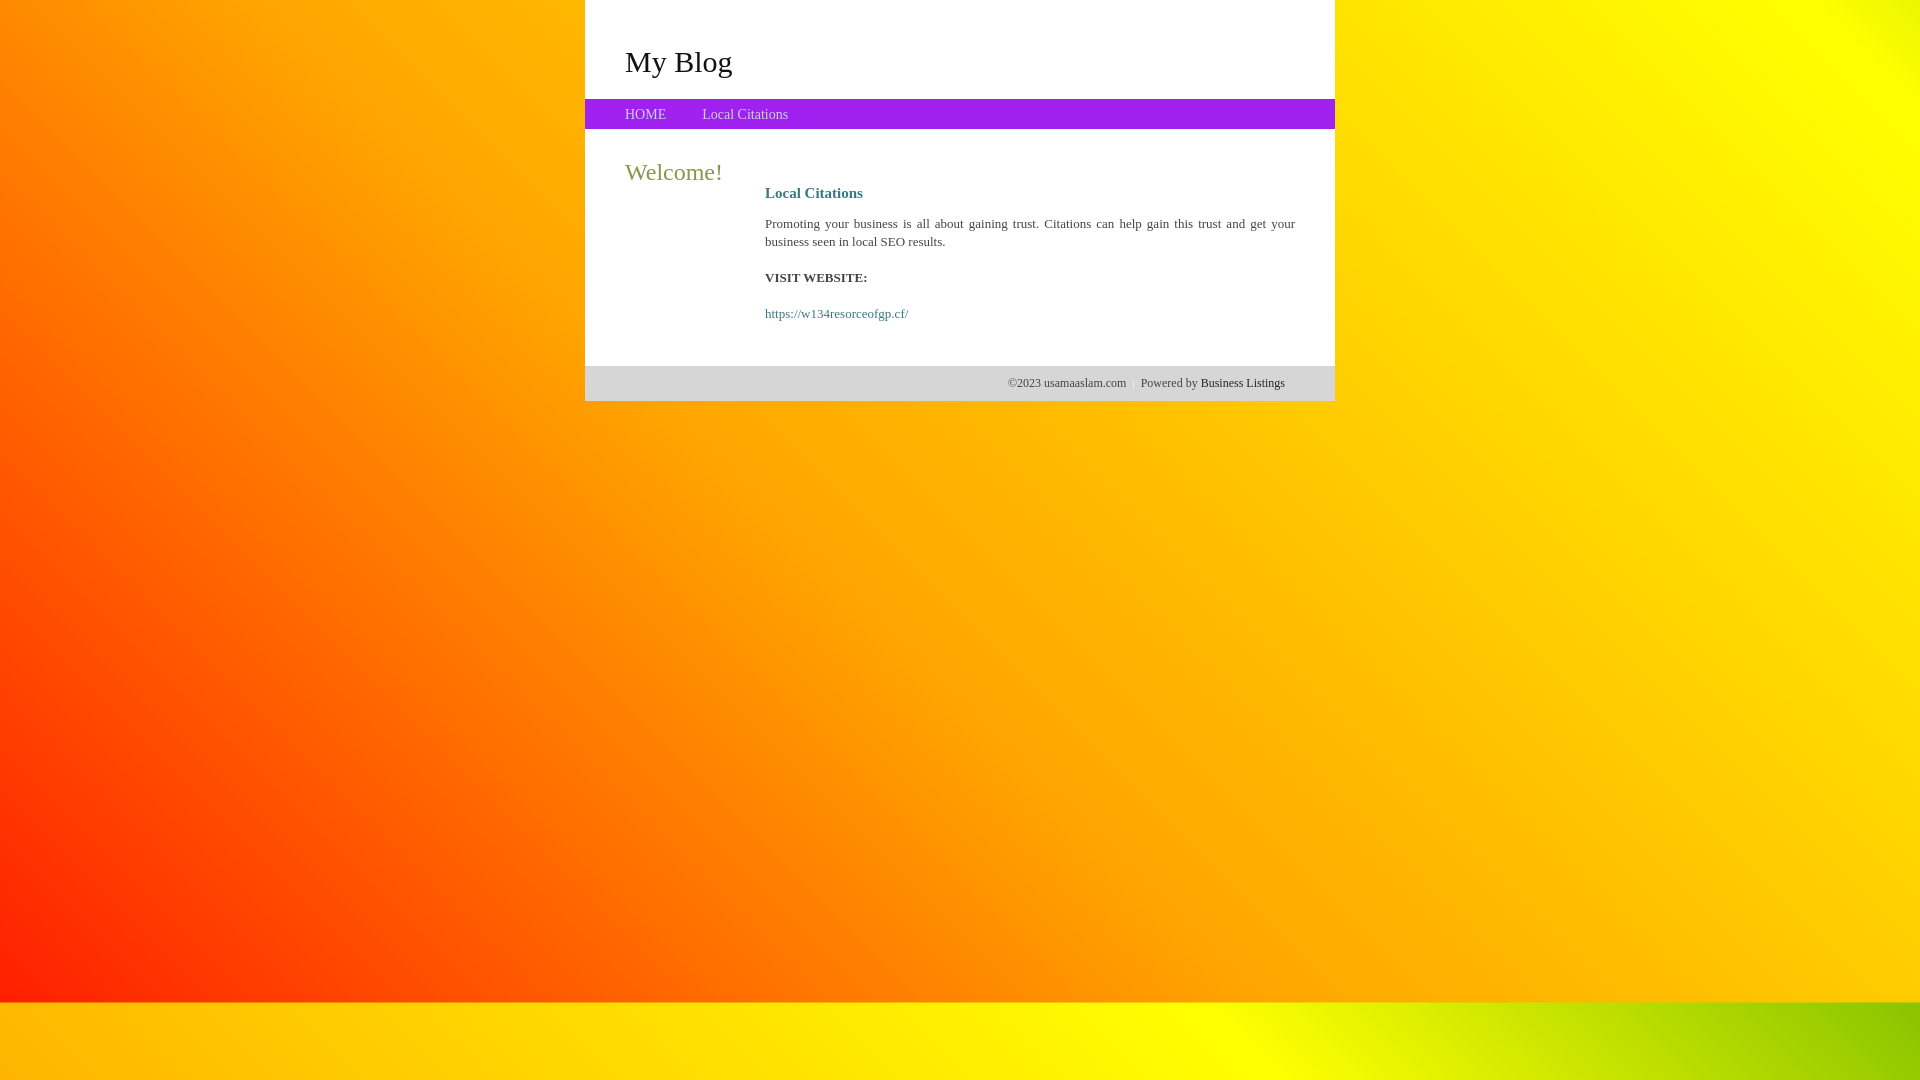 The image size is (1920, 1080). I want to click on 'https://w134resorceofgp.cf/', so click(763, 313).